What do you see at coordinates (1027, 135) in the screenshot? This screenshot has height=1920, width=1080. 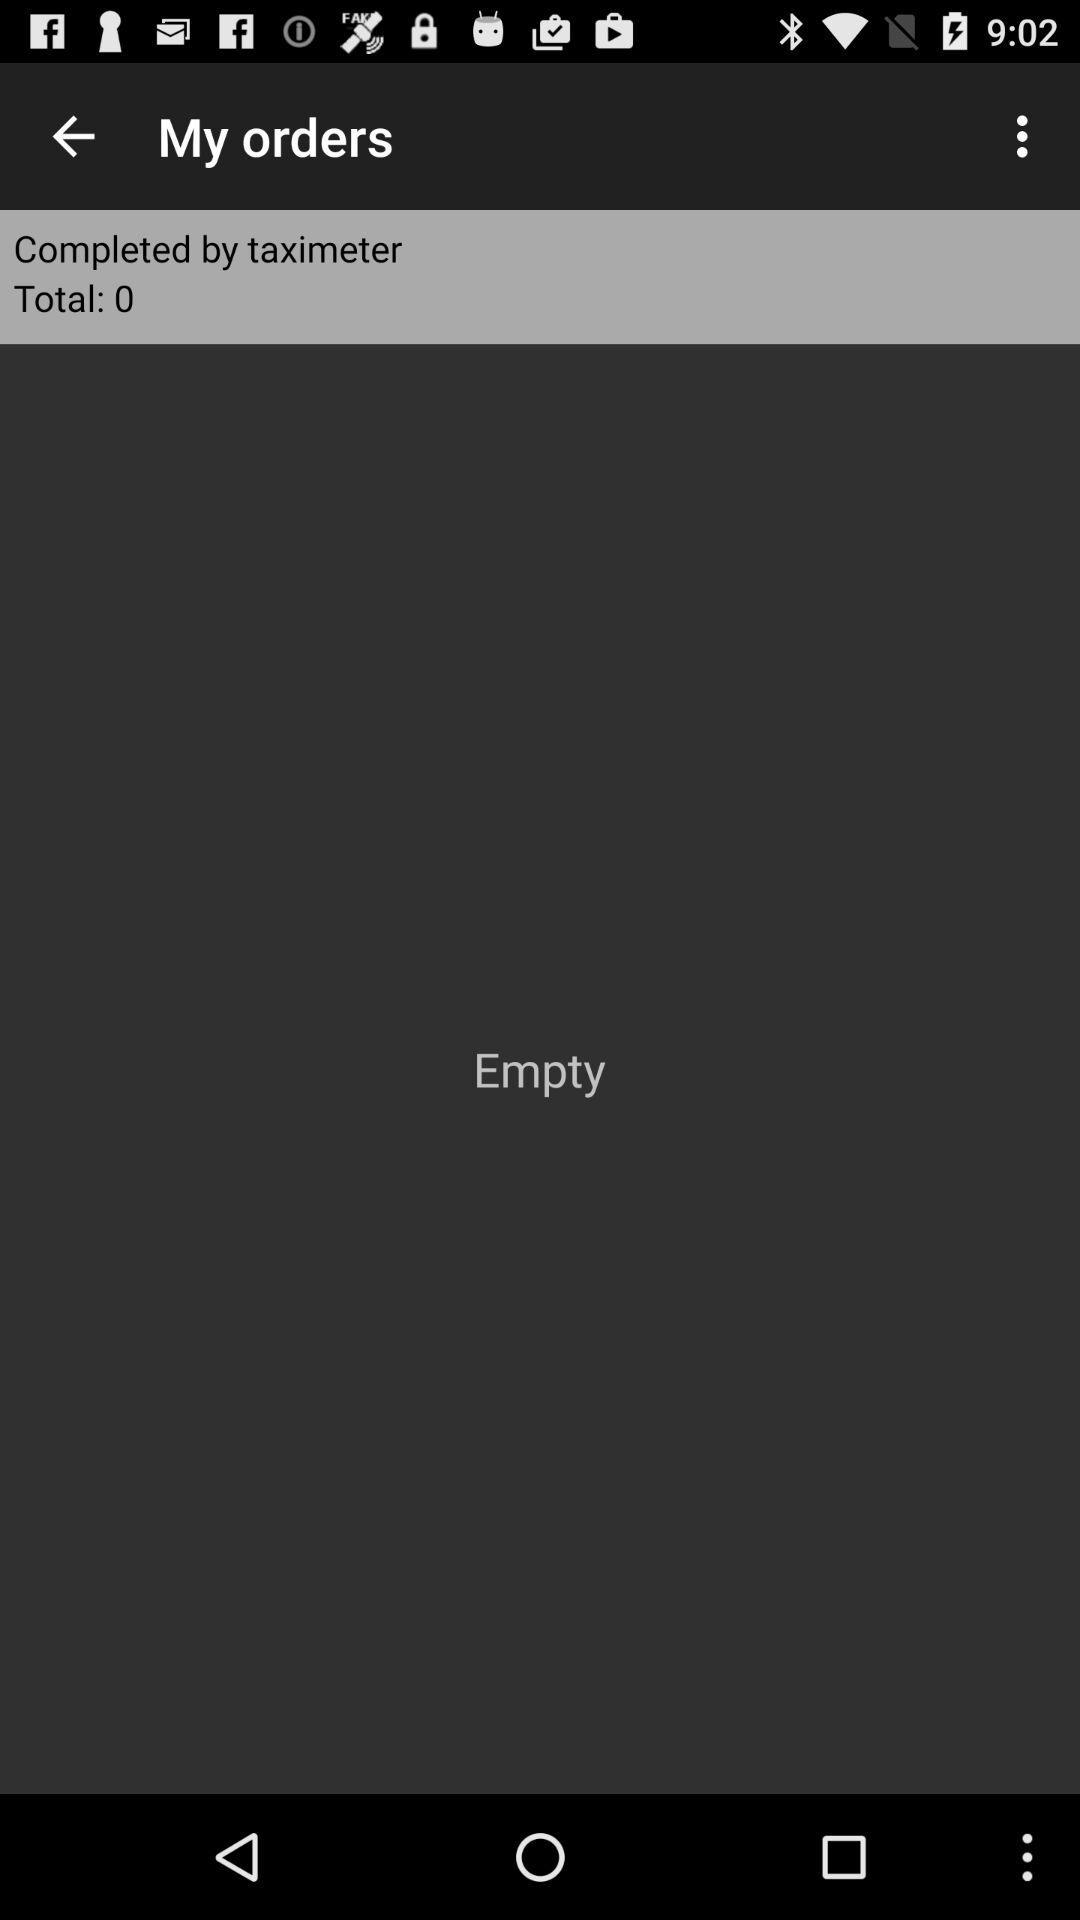 I see `icon to the right of my orders` at bounding box center [1027, 135].